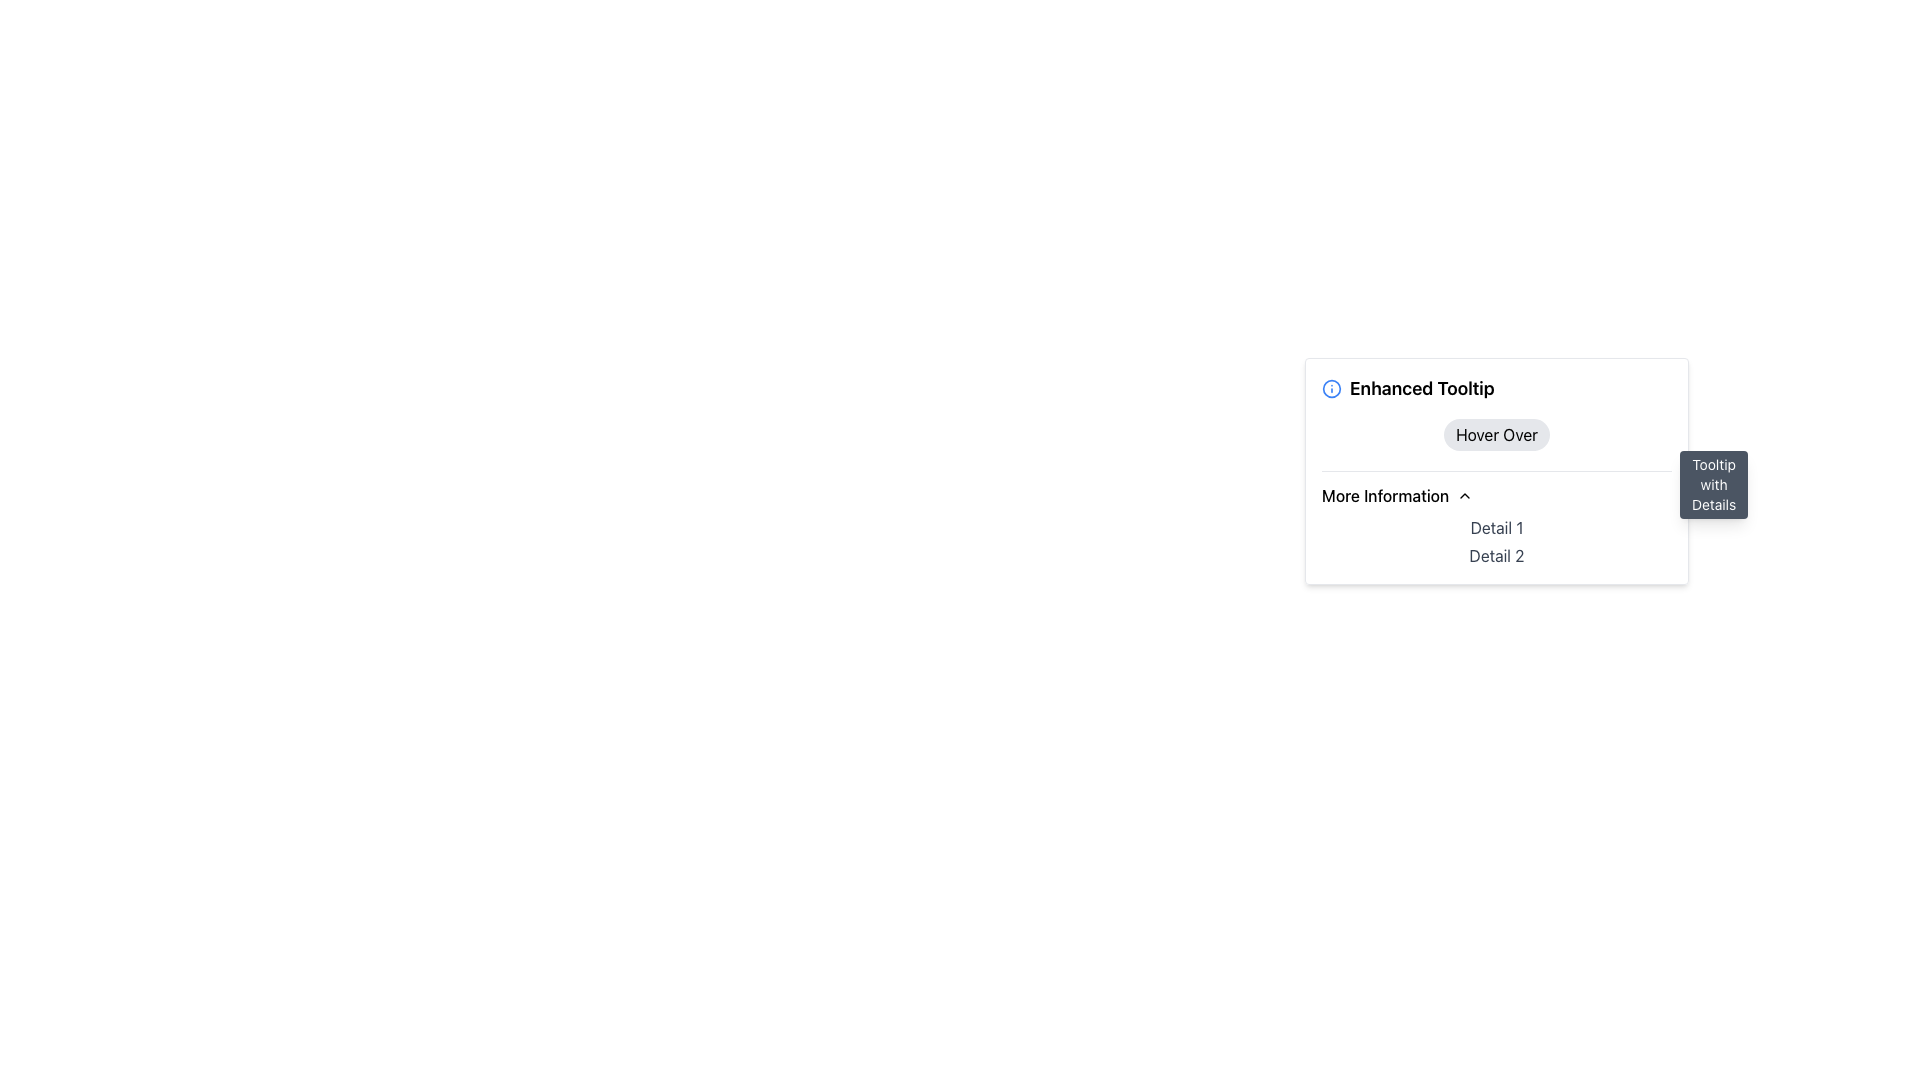  Describe the element at coordinates (1465, 495) in the screenshot. I see `the downward-pointing chevron icon next to the 'More Information' text` at that location.